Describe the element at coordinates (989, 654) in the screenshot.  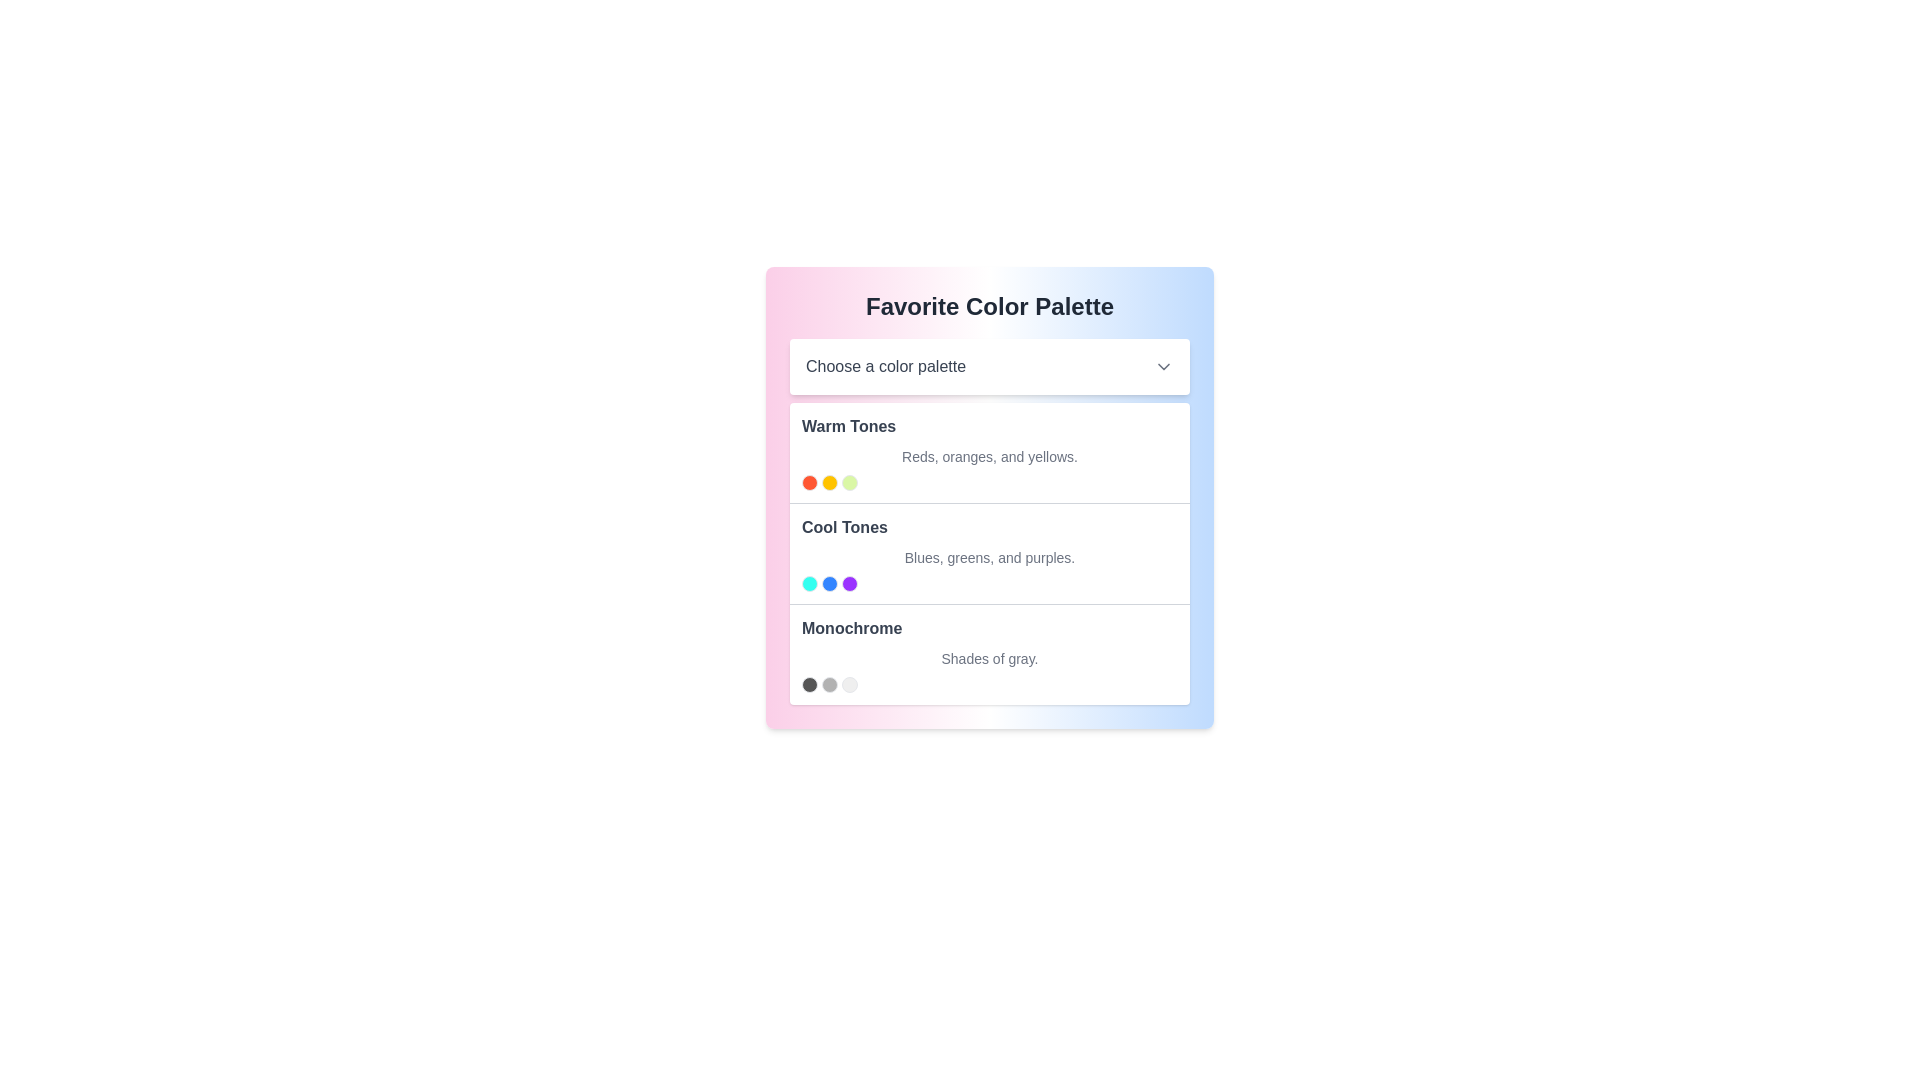
I see `the 'Monochrome' color palette selection item, which is the third item in the 'Favorite Color Palette' list` at that location.